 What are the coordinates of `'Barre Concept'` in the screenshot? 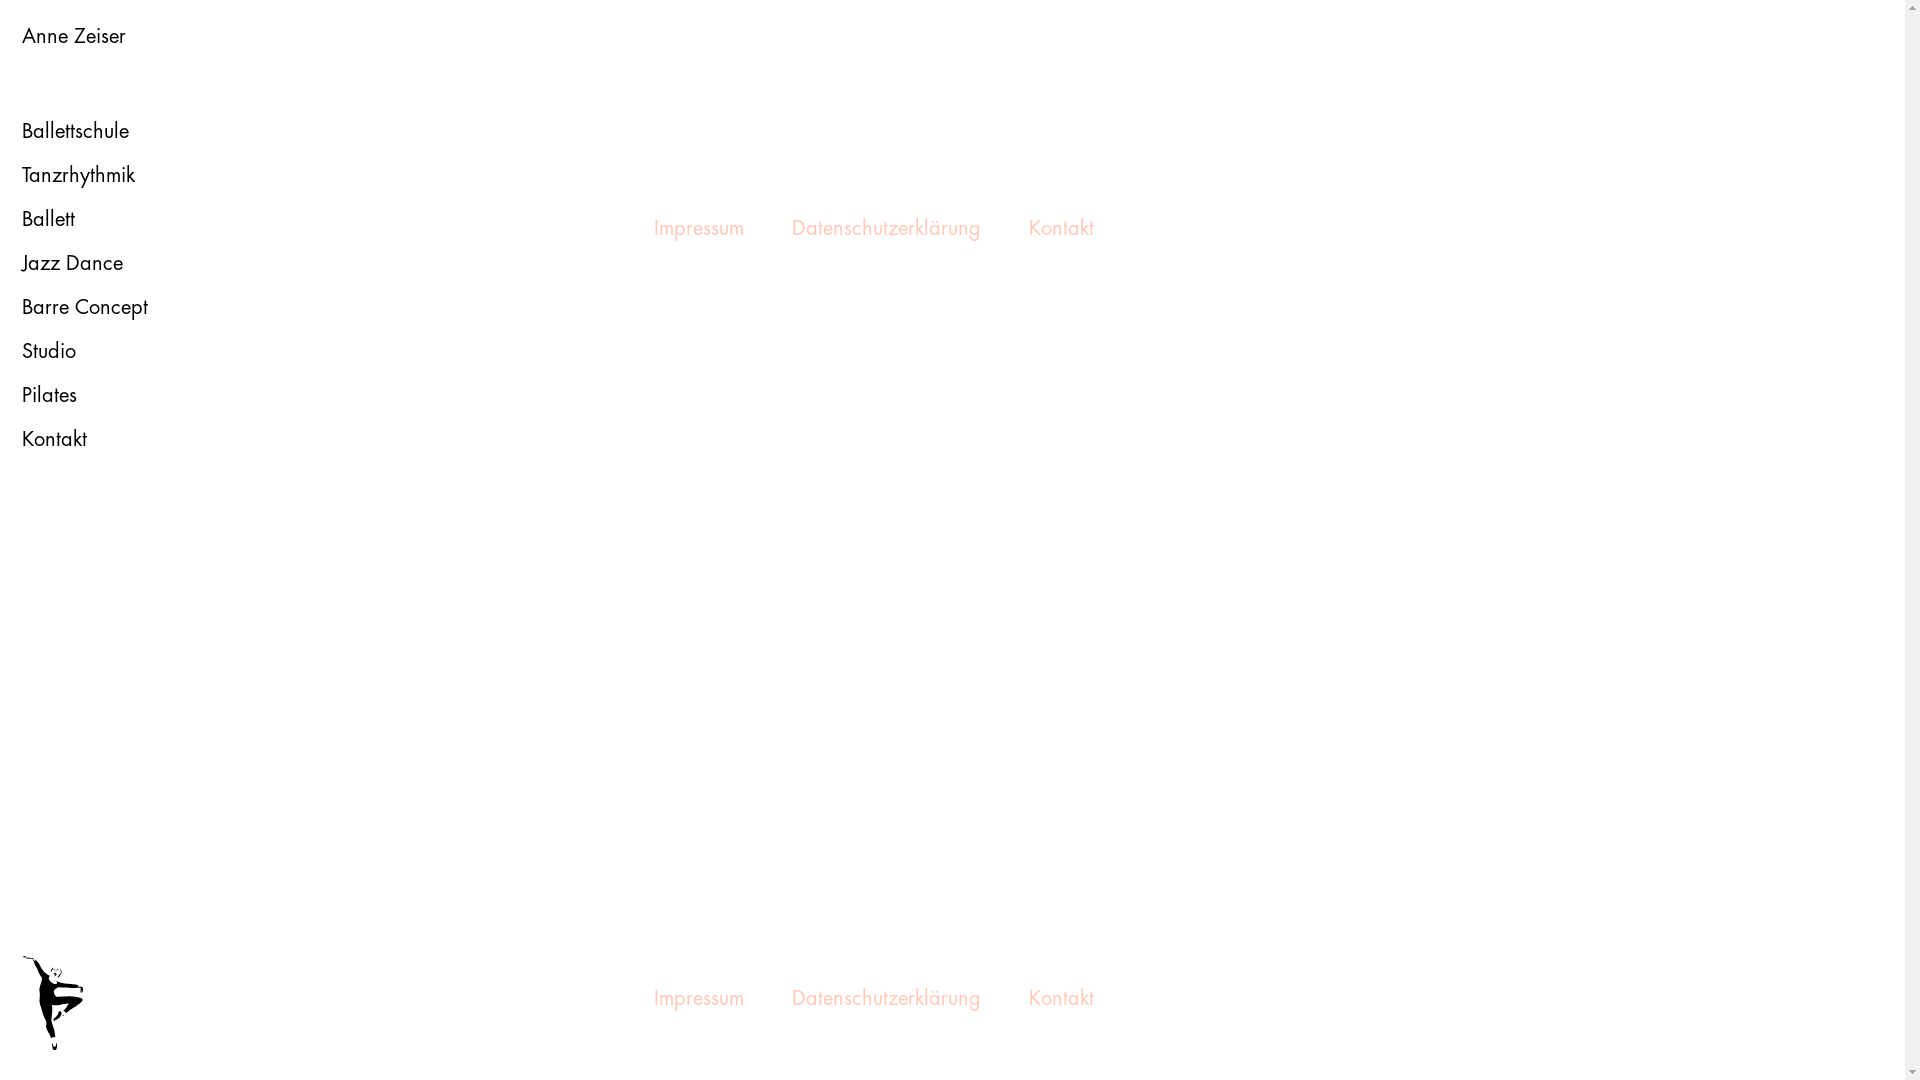 It's located at (84, 307).